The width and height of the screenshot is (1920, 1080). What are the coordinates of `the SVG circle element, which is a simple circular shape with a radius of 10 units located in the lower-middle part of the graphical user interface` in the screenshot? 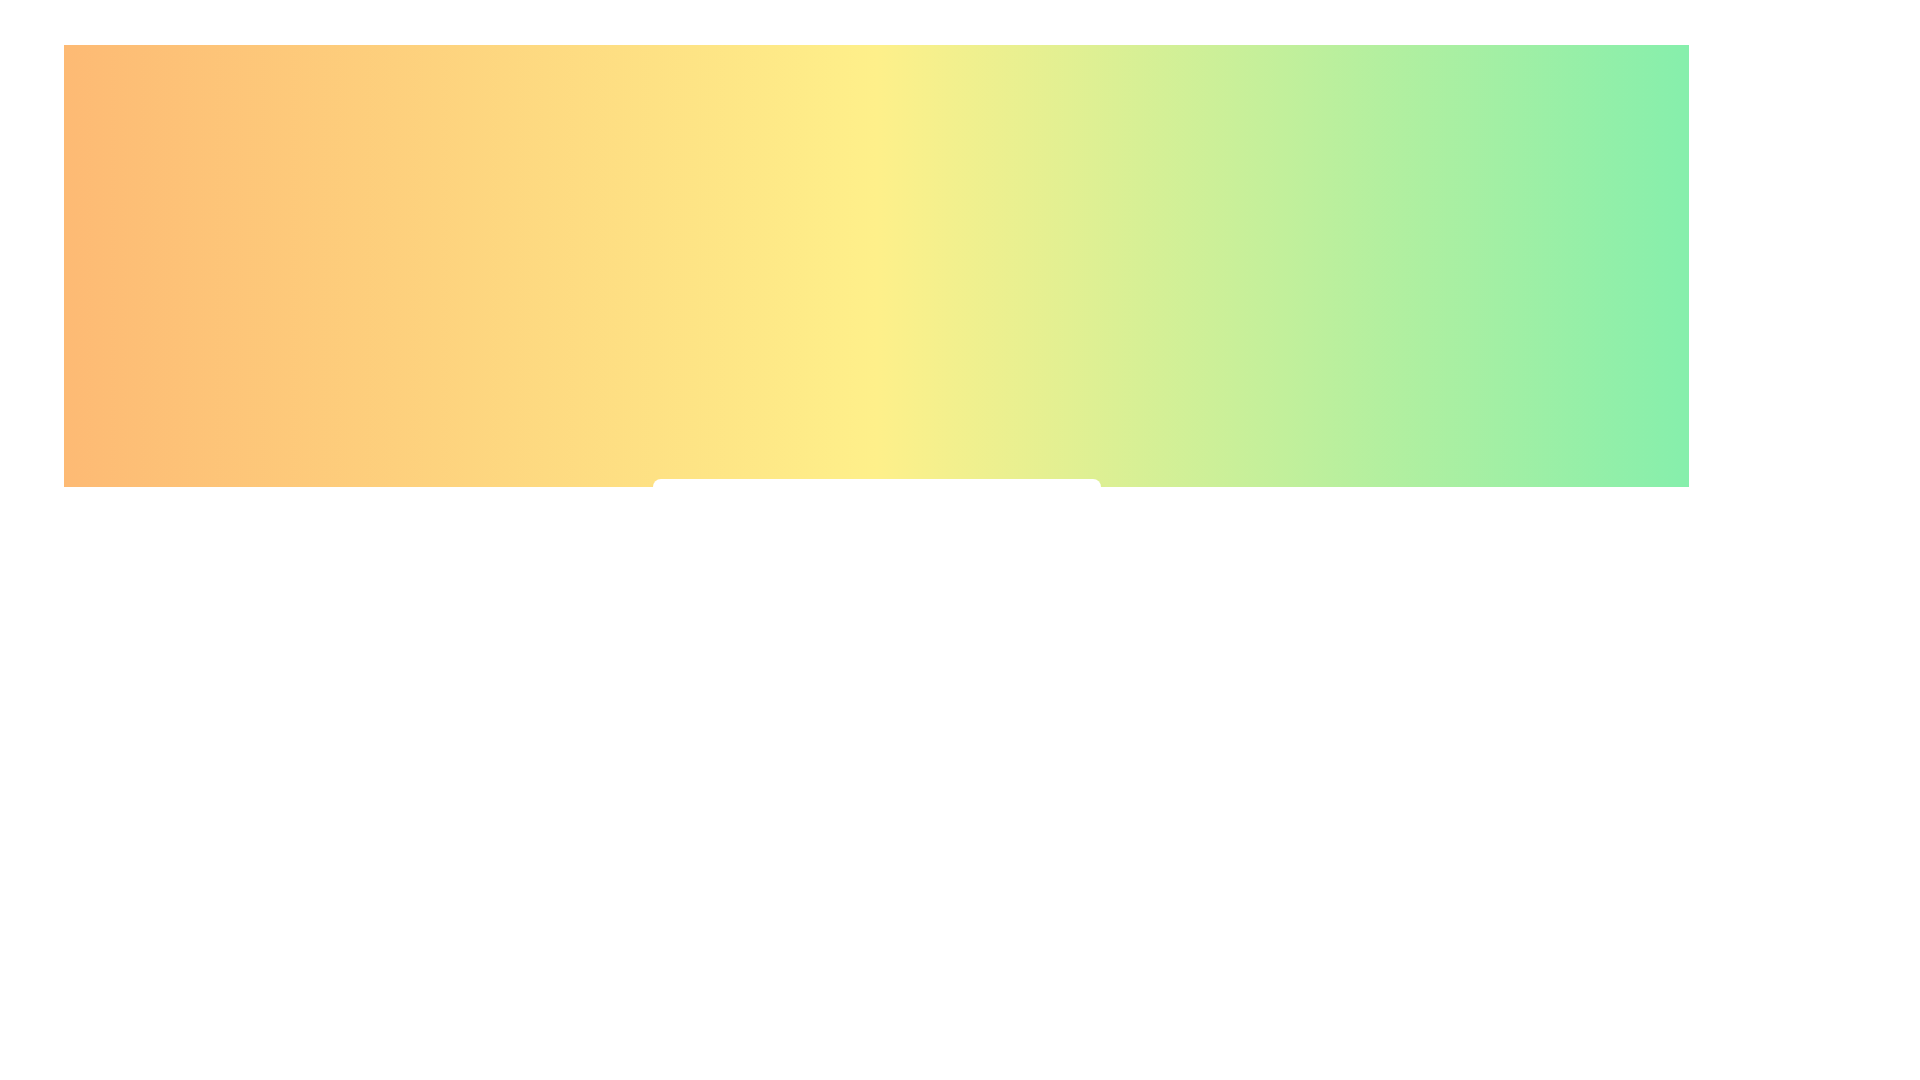 It's located at (844, 643).